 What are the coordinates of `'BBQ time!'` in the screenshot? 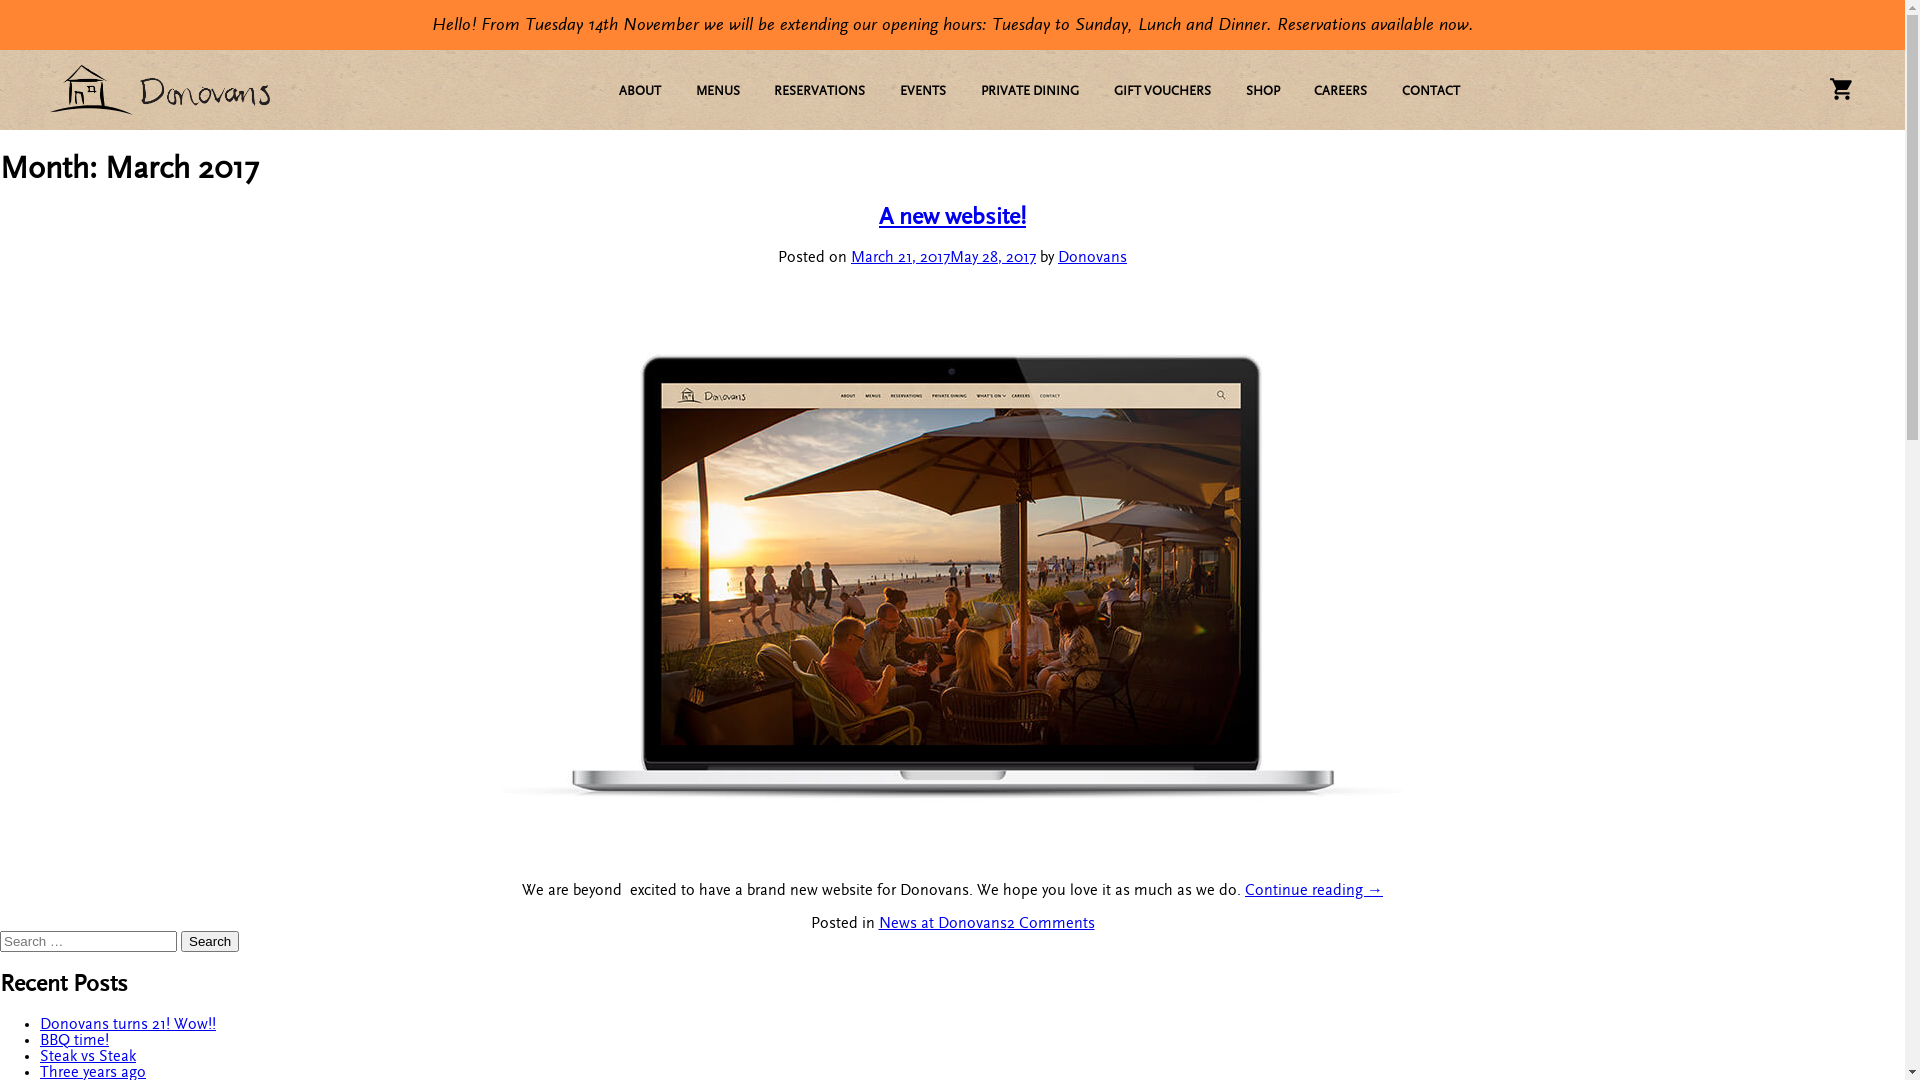 It's located at (74, 1039).